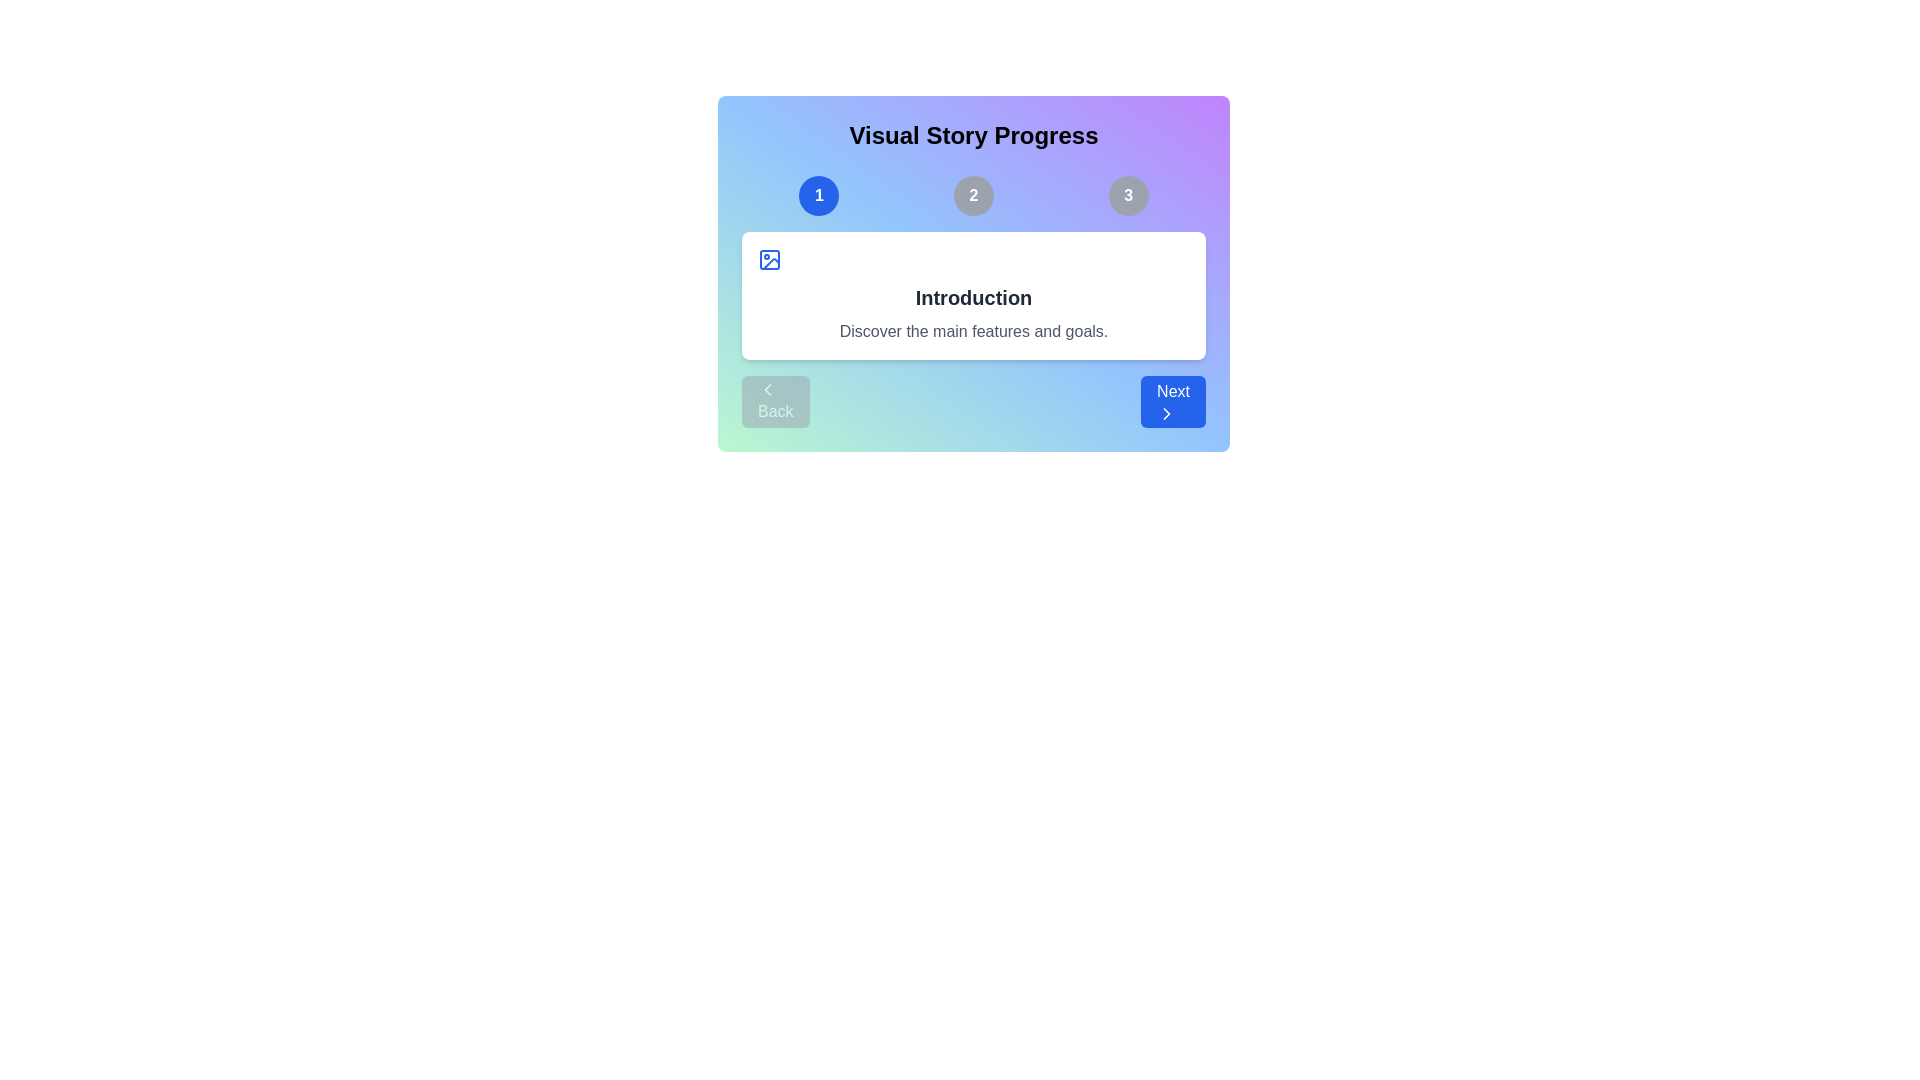 The image size is (1920, 1080). What do you see at coordinates (974, 196) in the screenshot?
I see `the slide number indicator corresponding to slide 2` at bounding box center [974, 196].